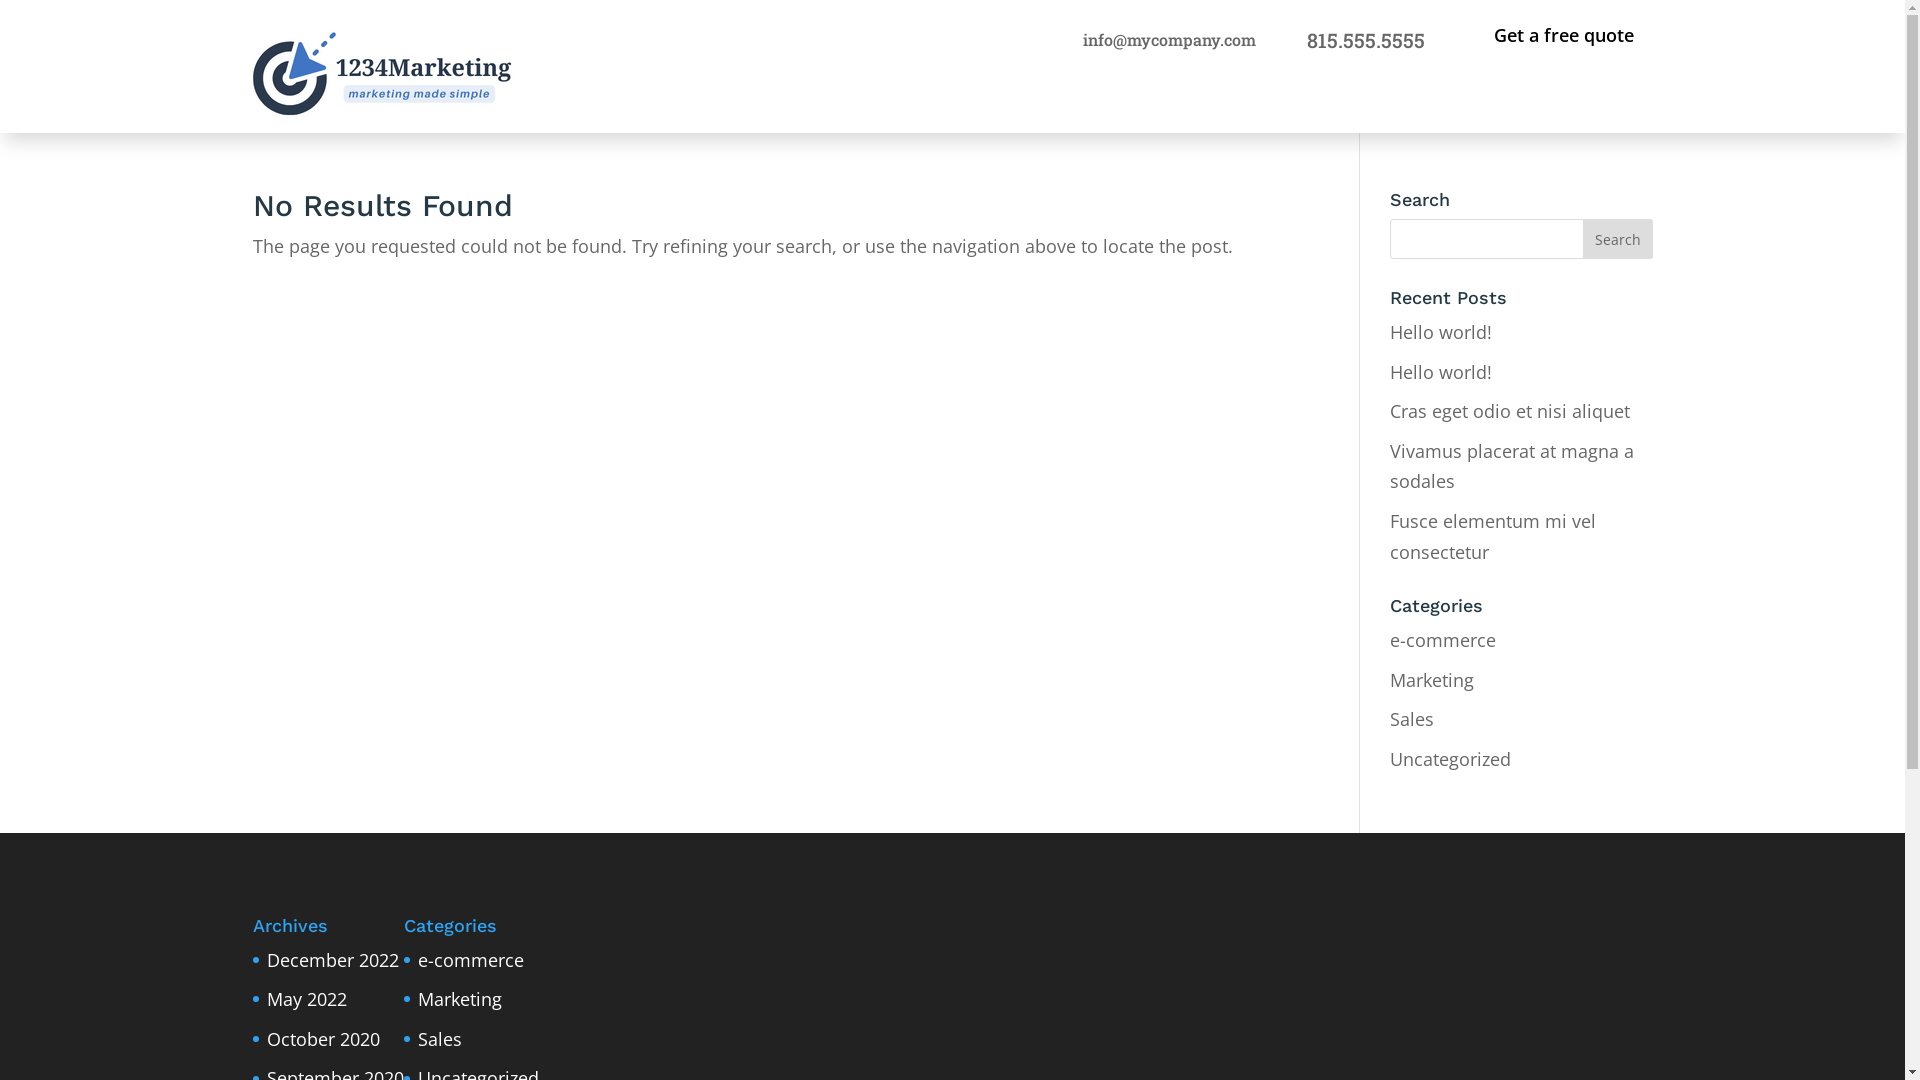  Describe the element at coordinates (1617, 238) in the screenshot. I see `'Search'` at that location.